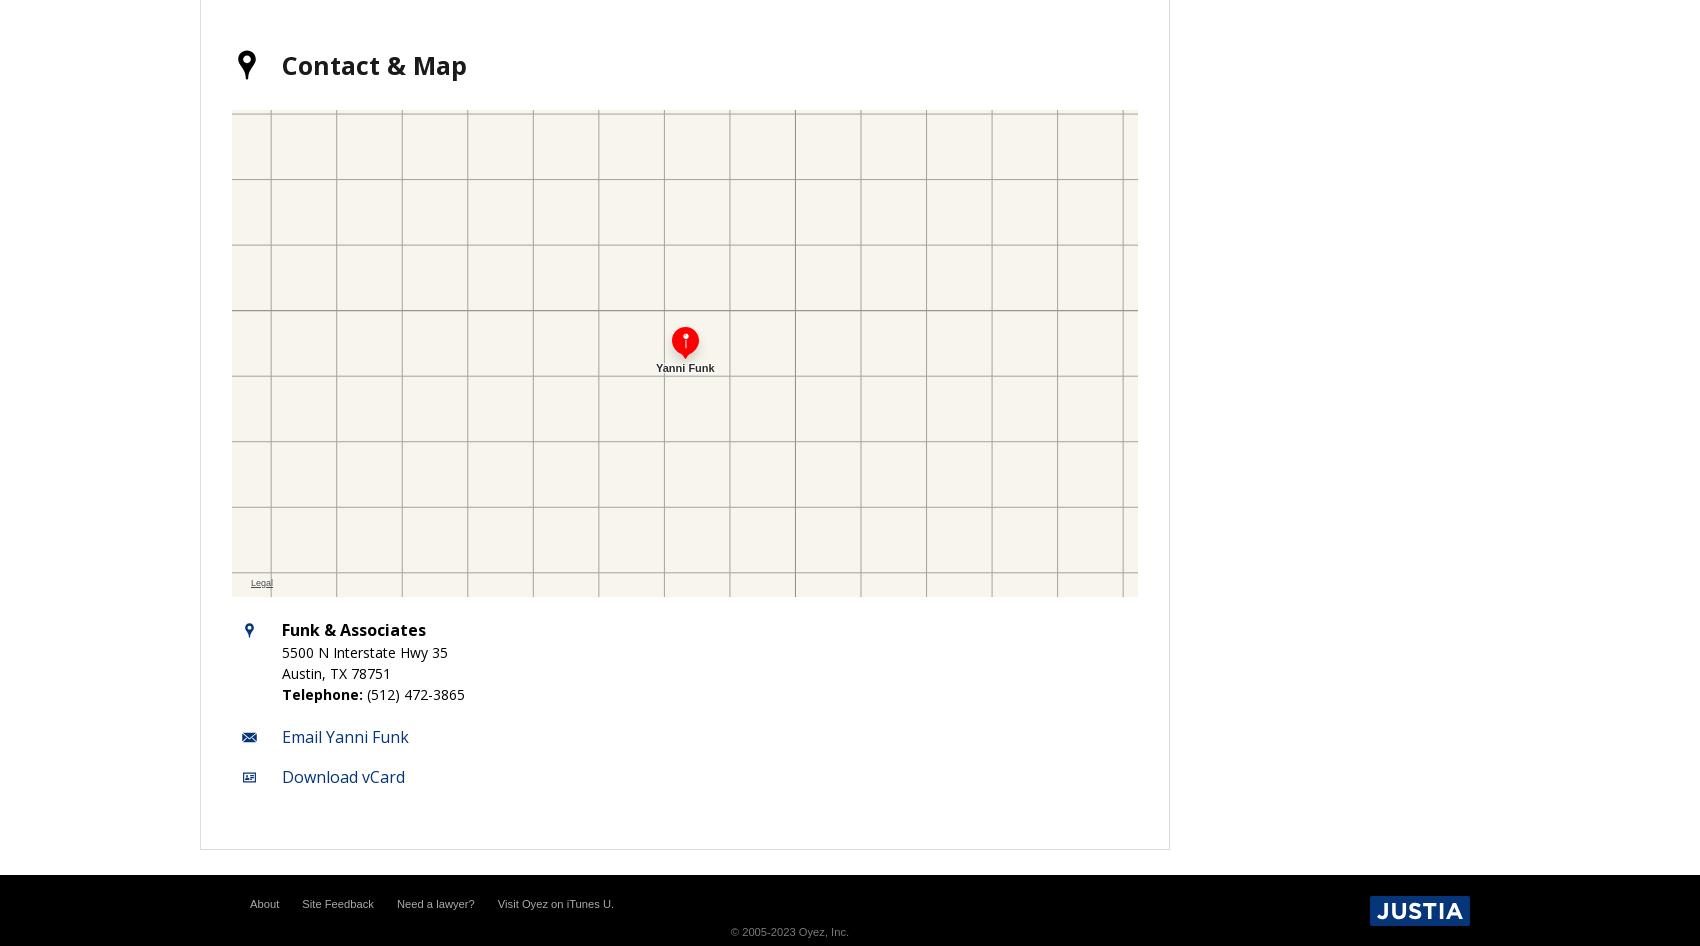 This screenshot has width=1700, height=946. I want to click on '(512) 472-3865', so click(414, 693).